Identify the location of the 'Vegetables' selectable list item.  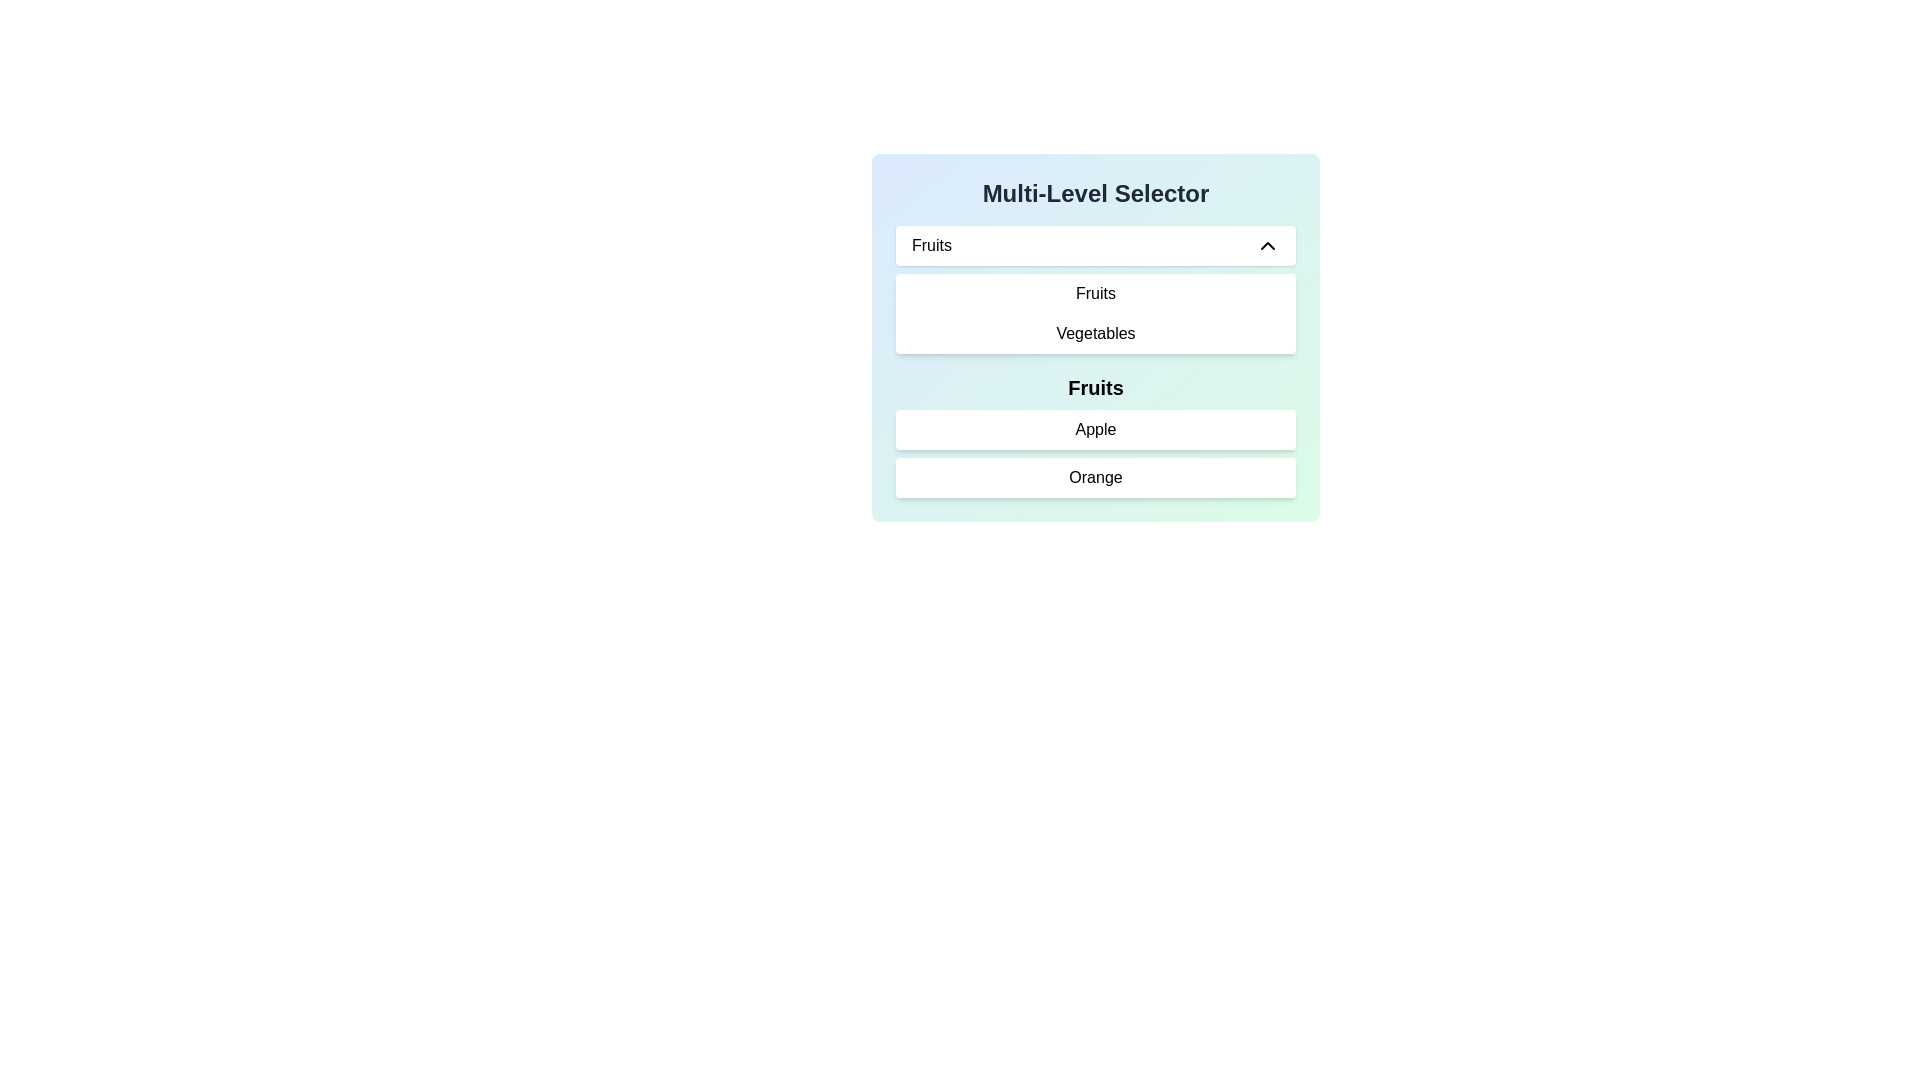
(1094, 333).